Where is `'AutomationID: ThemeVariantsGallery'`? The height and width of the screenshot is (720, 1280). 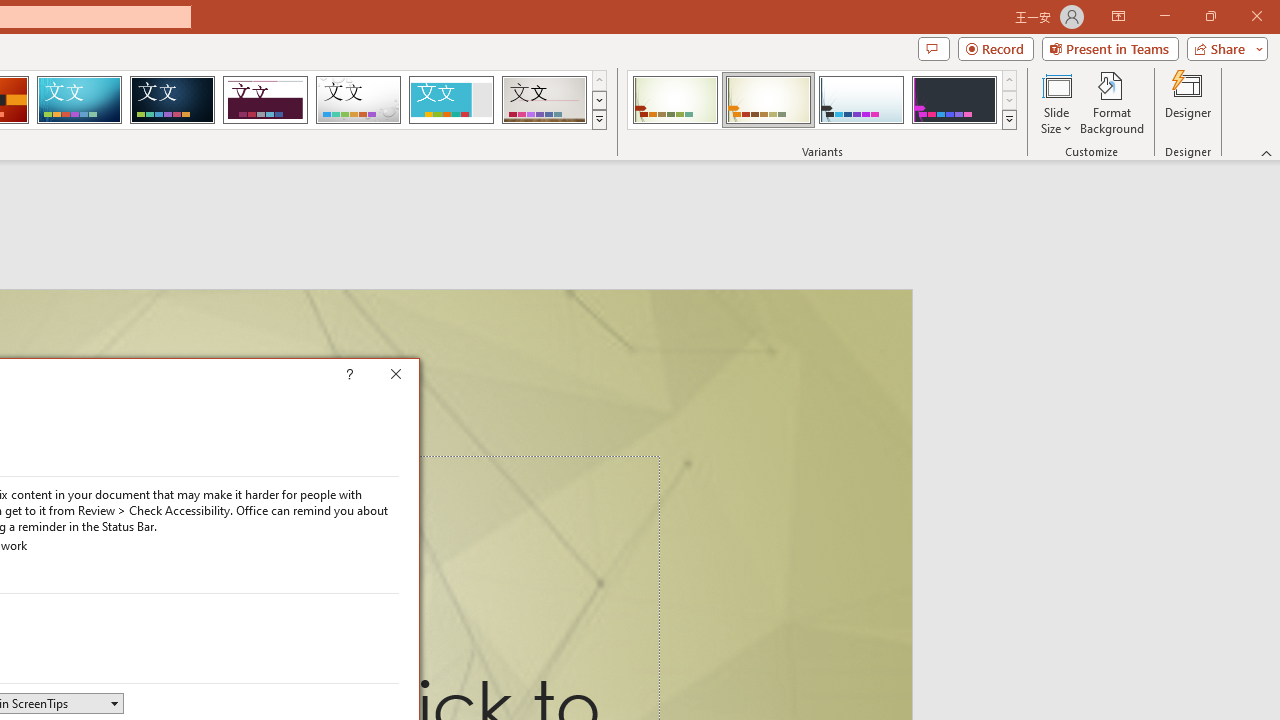
'AutomationID: ThemeVariantsGallery' is located at coordinates (823, 100).